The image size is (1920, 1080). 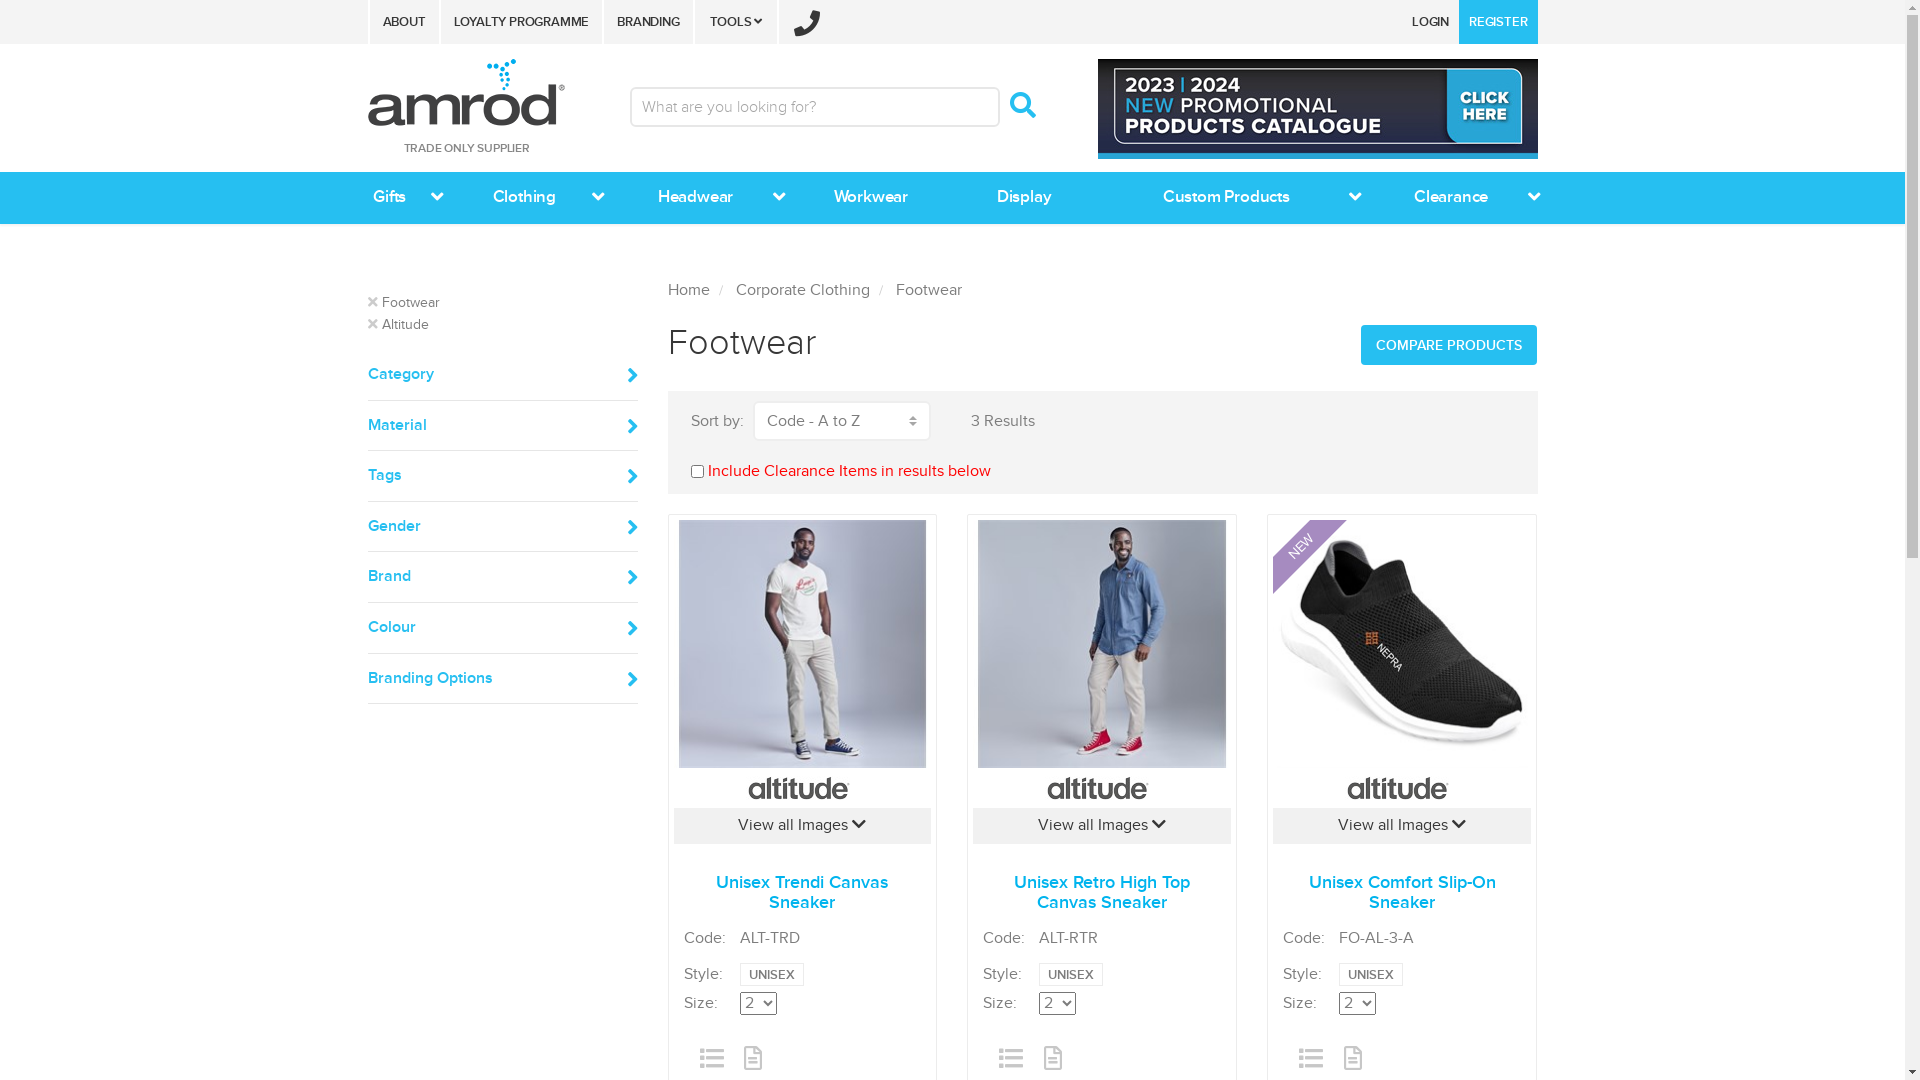 I want to click on 'Unisex Comfort Slip-On Sneaker', so click(x=1400, y=644).